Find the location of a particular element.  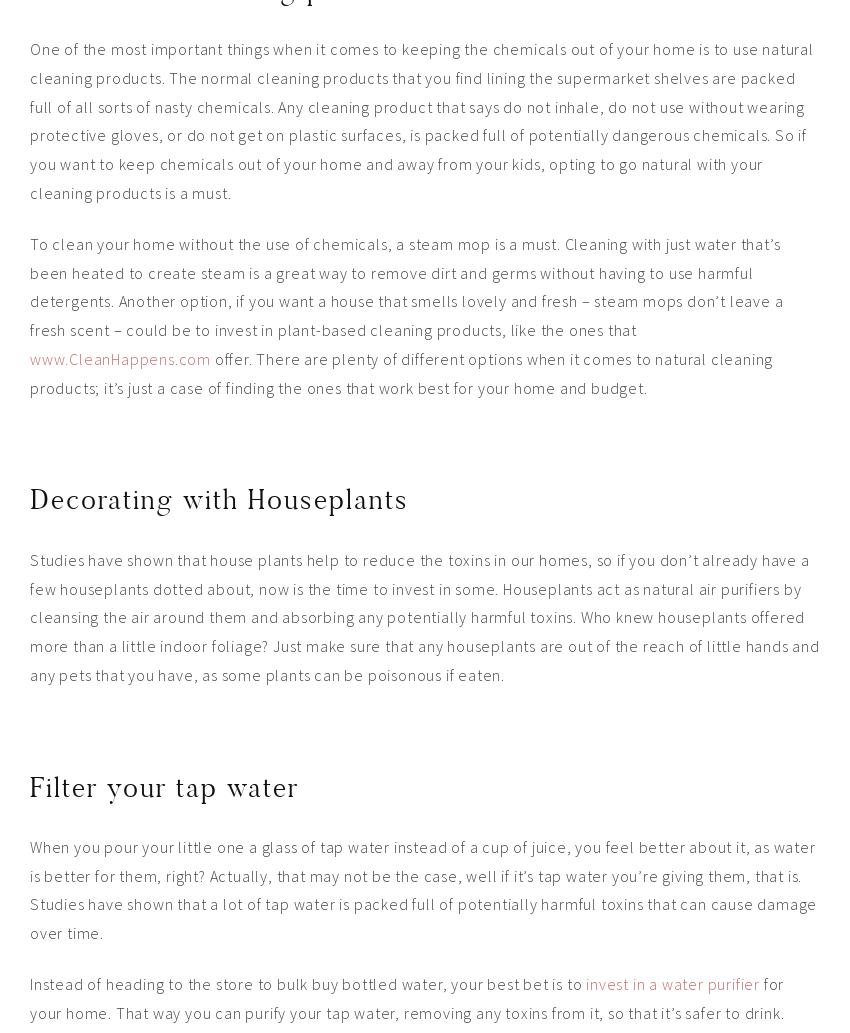

'Filter your tap water' is located at coordinates (164, 786).